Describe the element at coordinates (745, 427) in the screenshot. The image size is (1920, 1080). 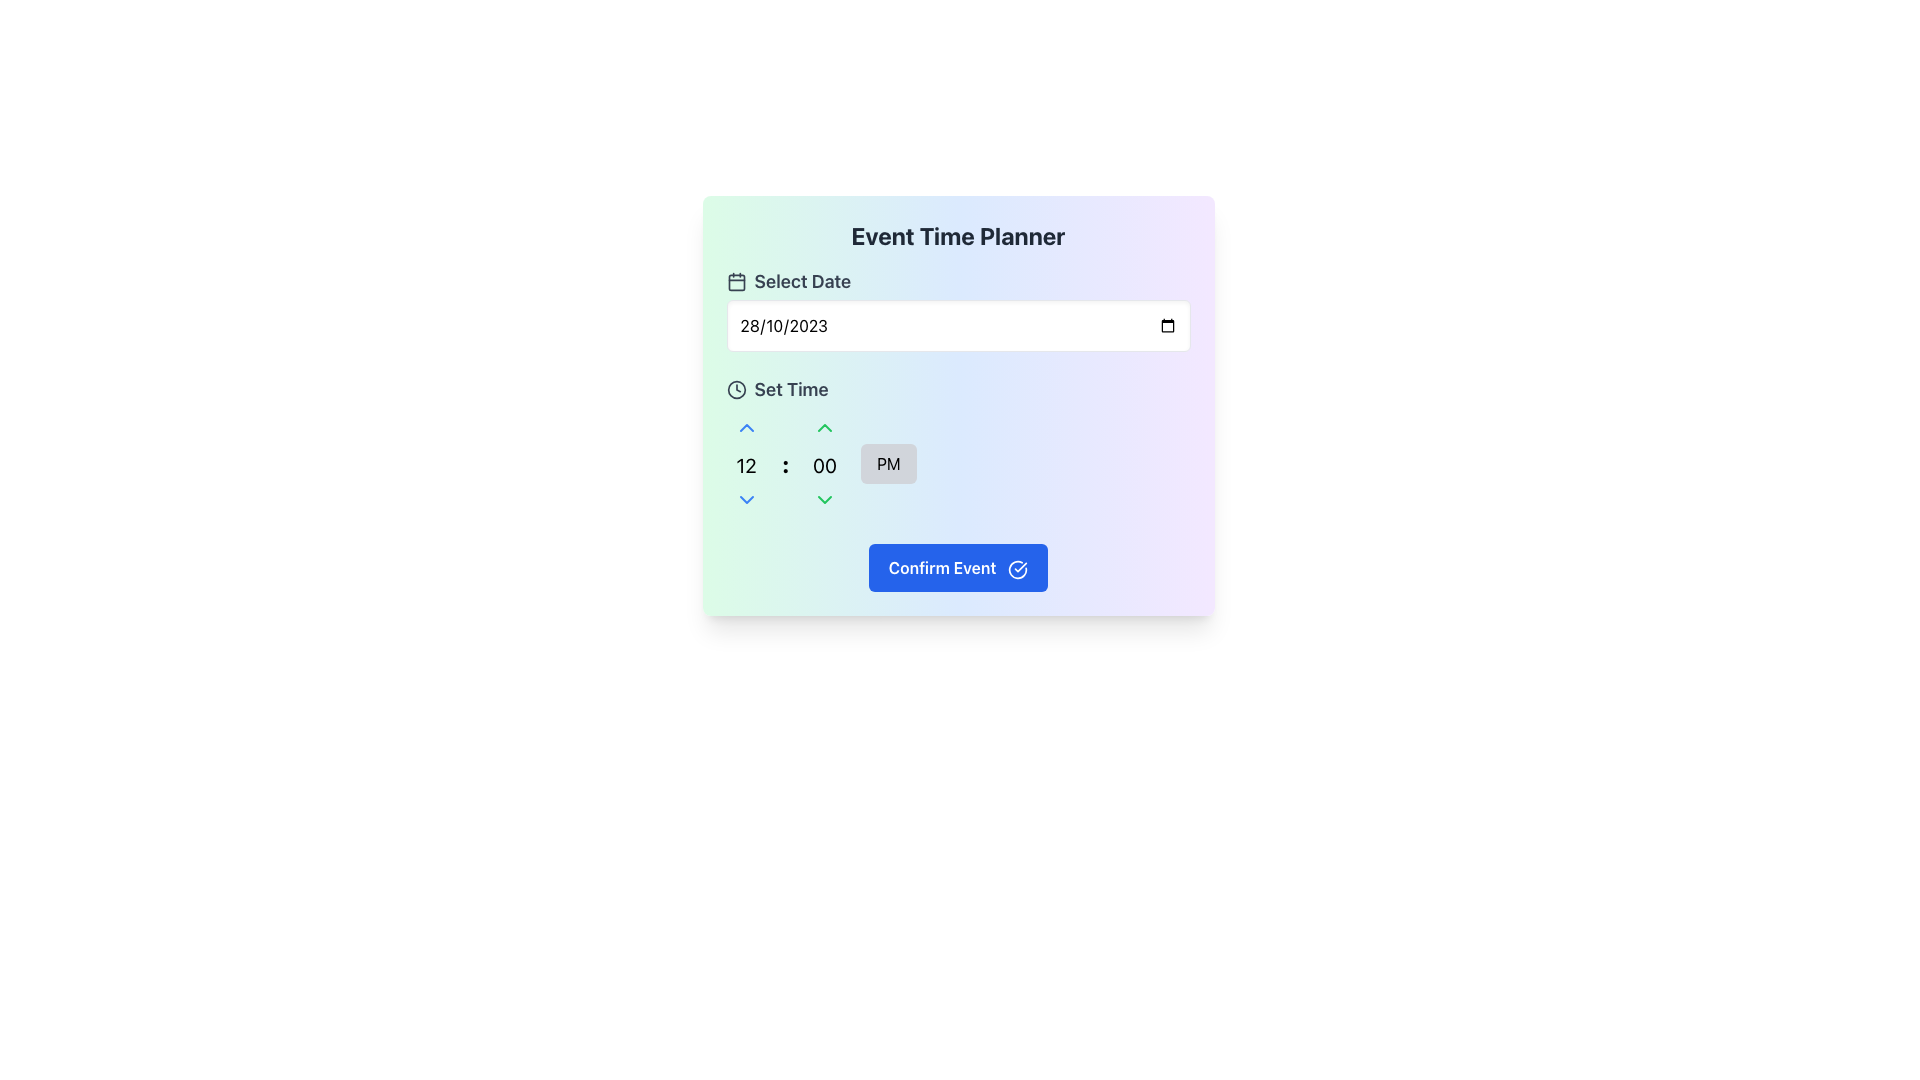
I see `the blue chevron-up button located above the hour input field in the 'Set Time' section of the 'Event Time Planner' interface` at that location.